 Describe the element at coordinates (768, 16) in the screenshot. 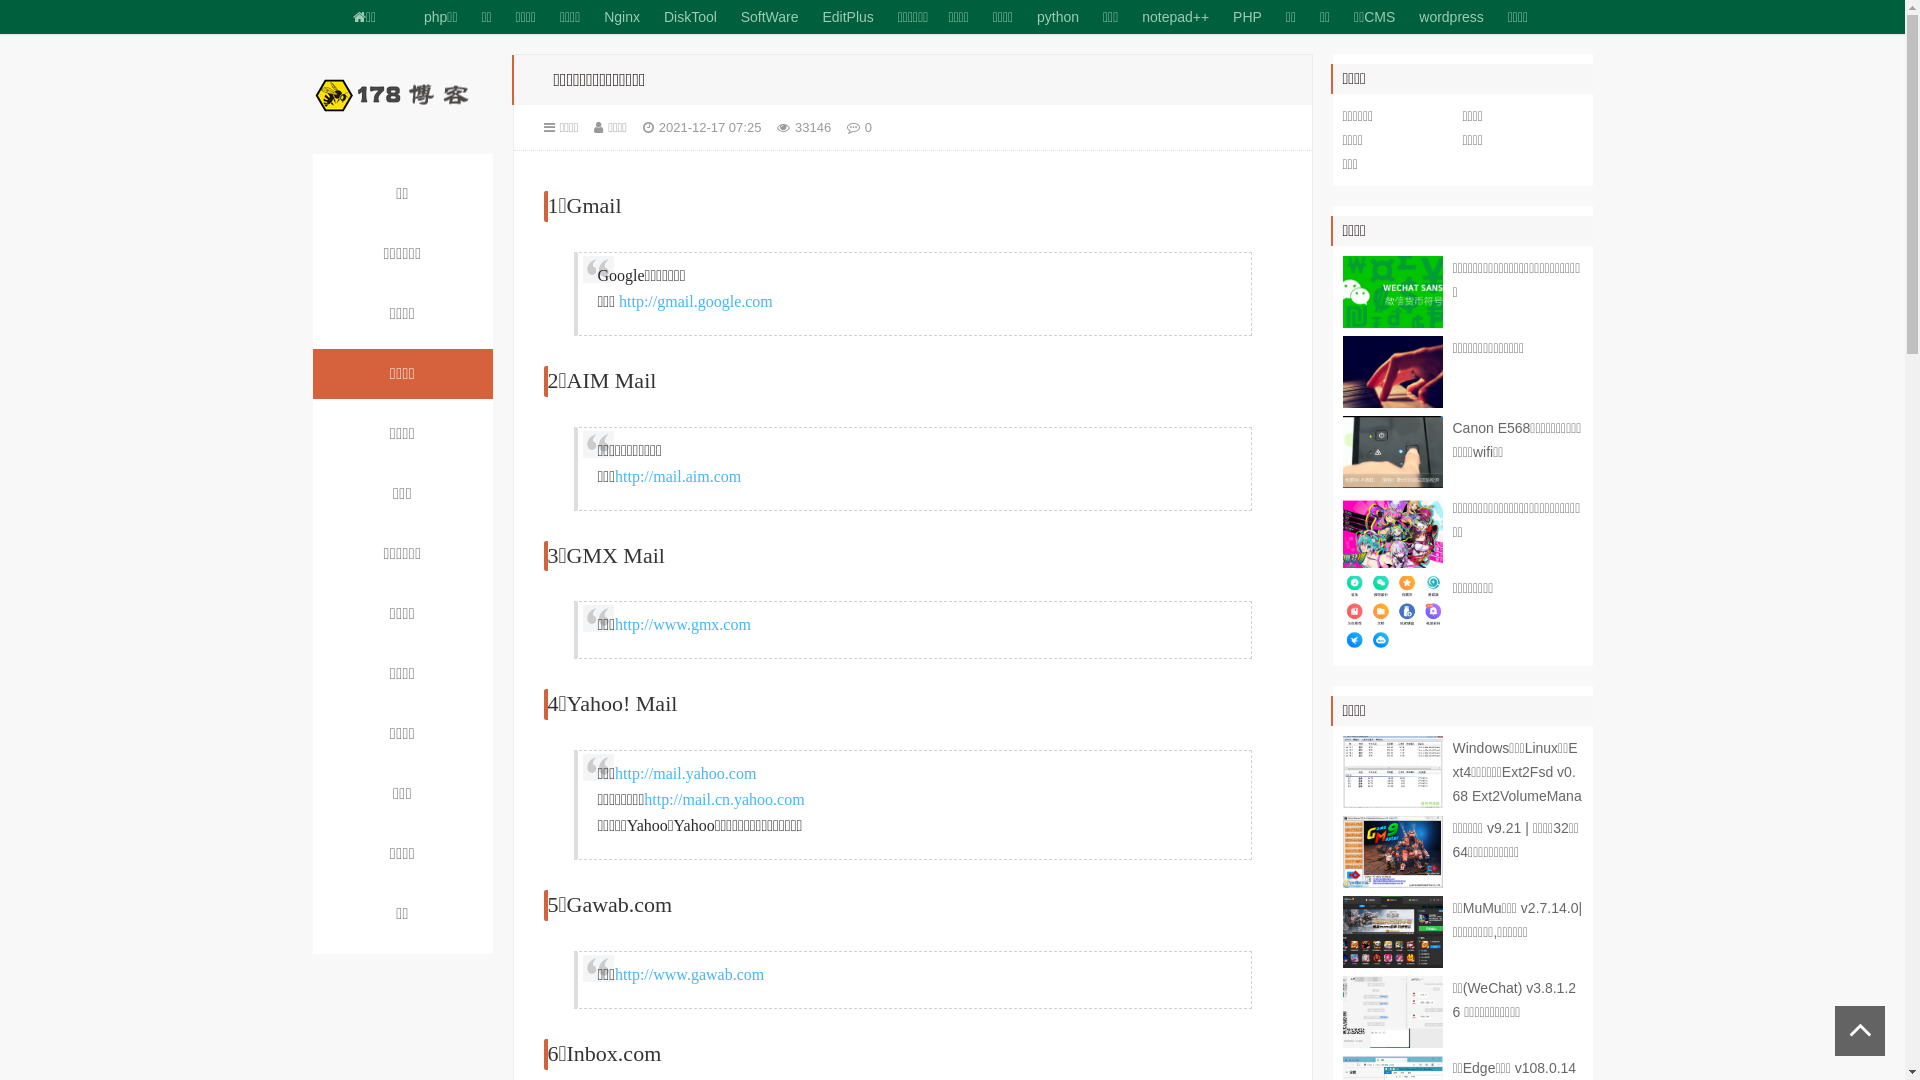

I see `'SoftWare'` at that location.